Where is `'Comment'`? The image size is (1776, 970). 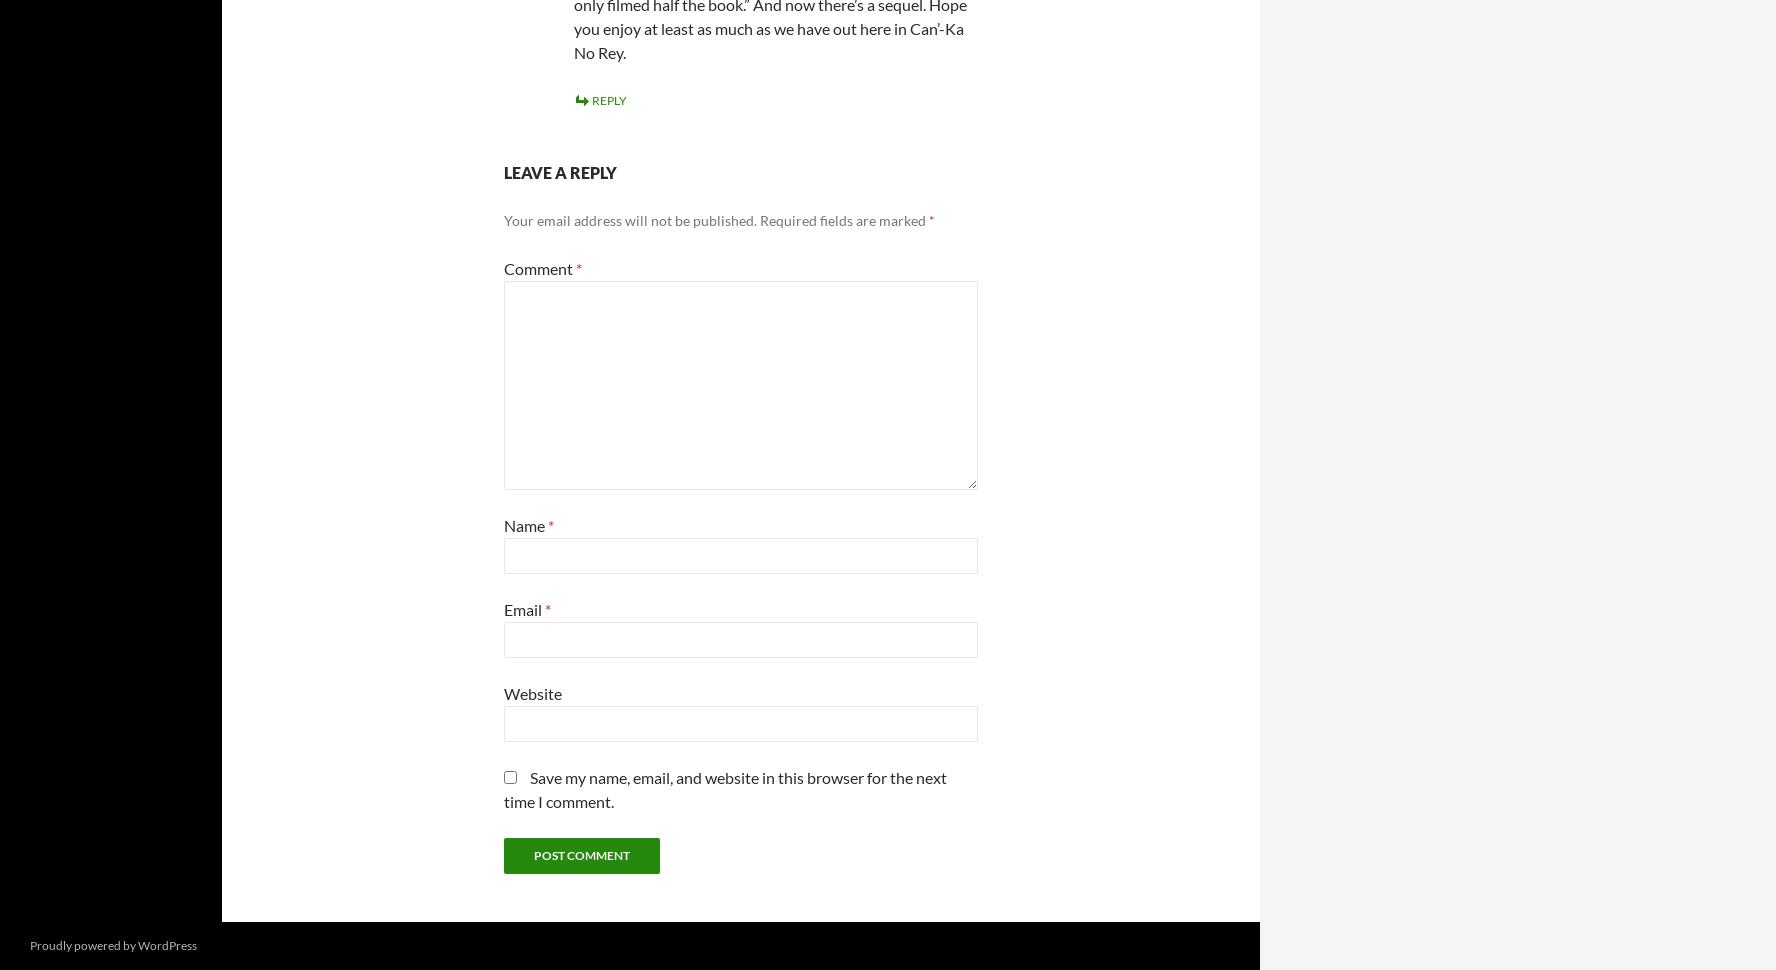
'Comment' is located at coordinates (540, 266).